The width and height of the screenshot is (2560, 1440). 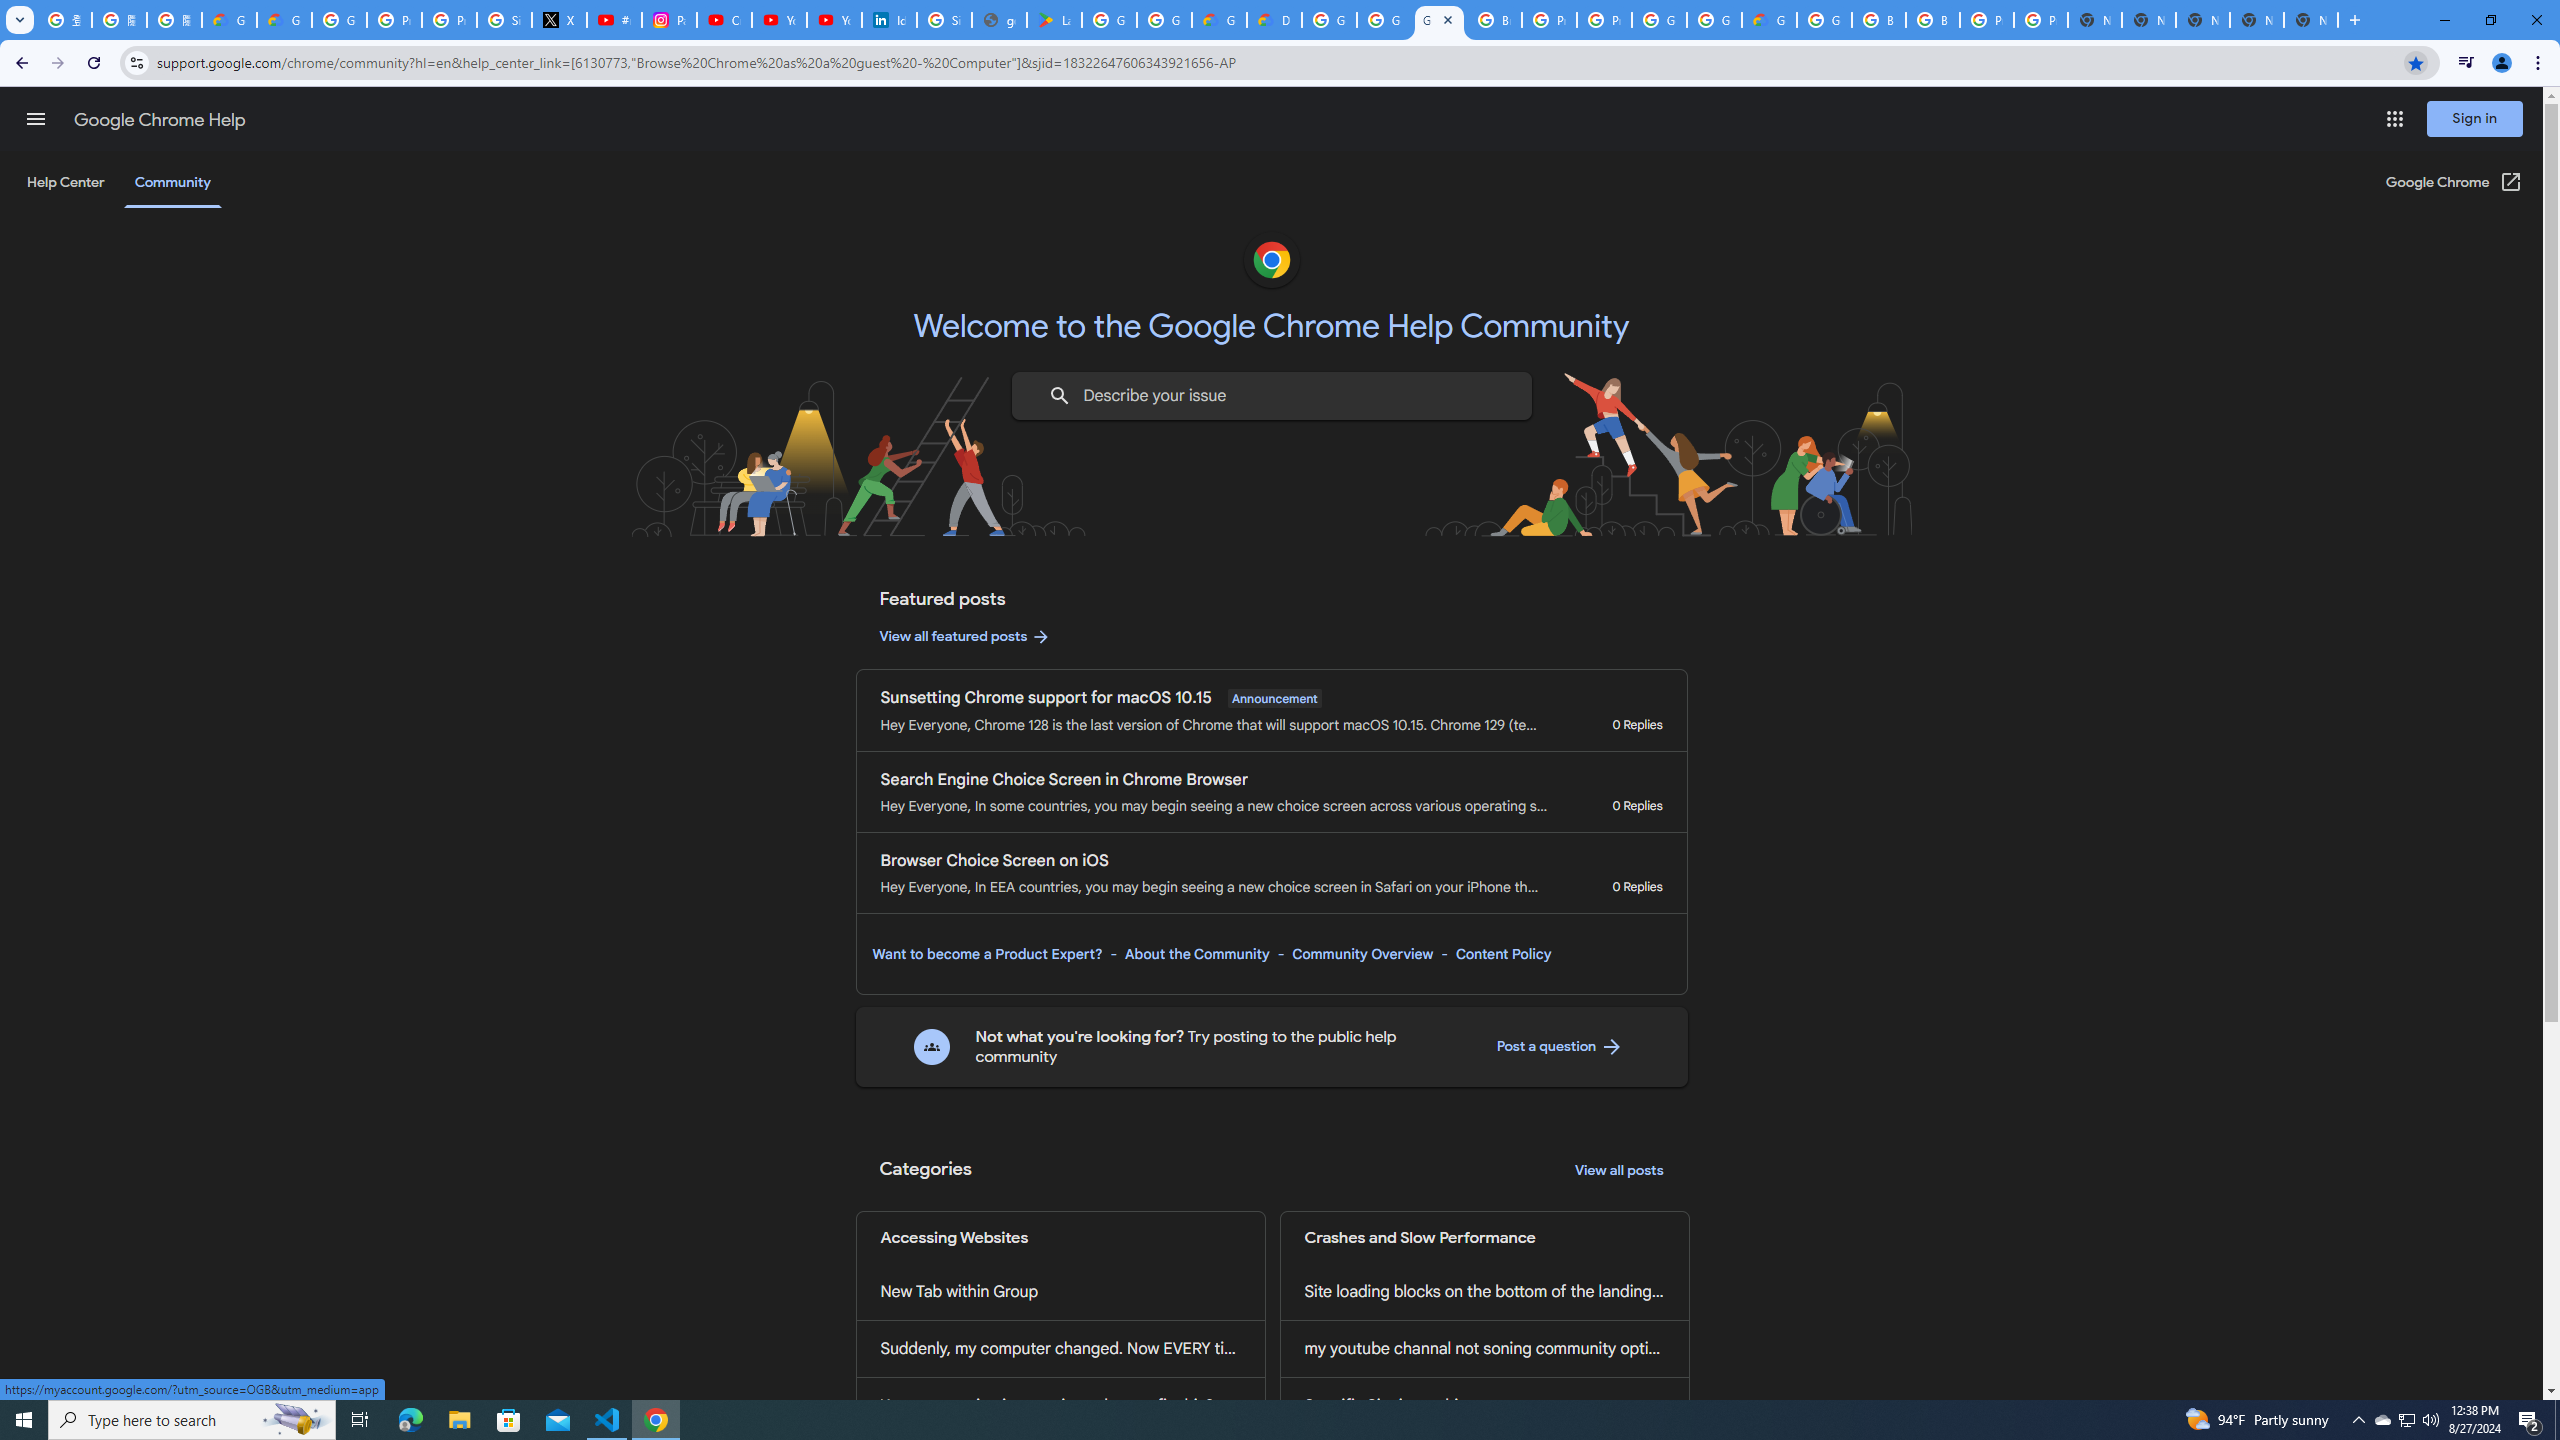 What do you see at coordinates (1195, 953) in the screenshot?
I see `'About the Community'` at bounding box center [1195, 953].